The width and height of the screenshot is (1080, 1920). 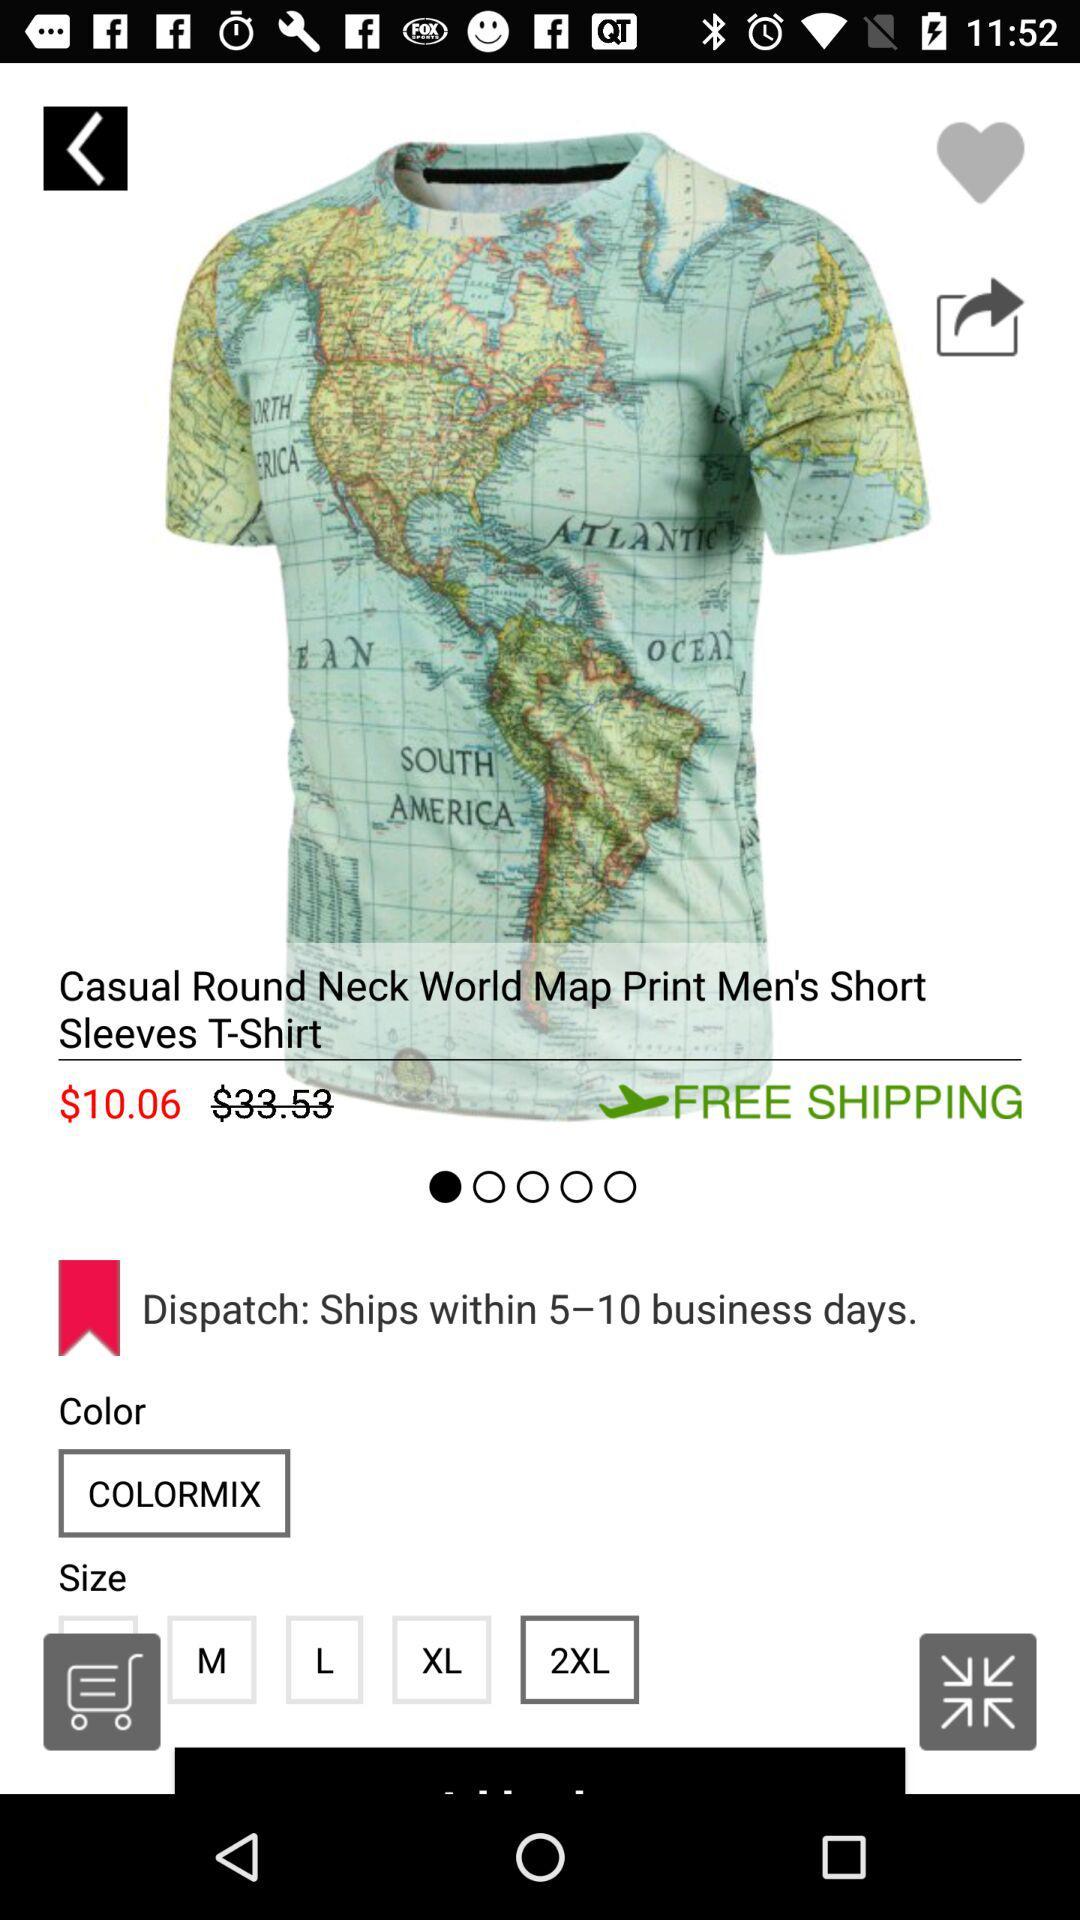 What do you see at coordinates (84, 147) in the screenshot?
I see `to previous page` at bounding box center [84, 147].